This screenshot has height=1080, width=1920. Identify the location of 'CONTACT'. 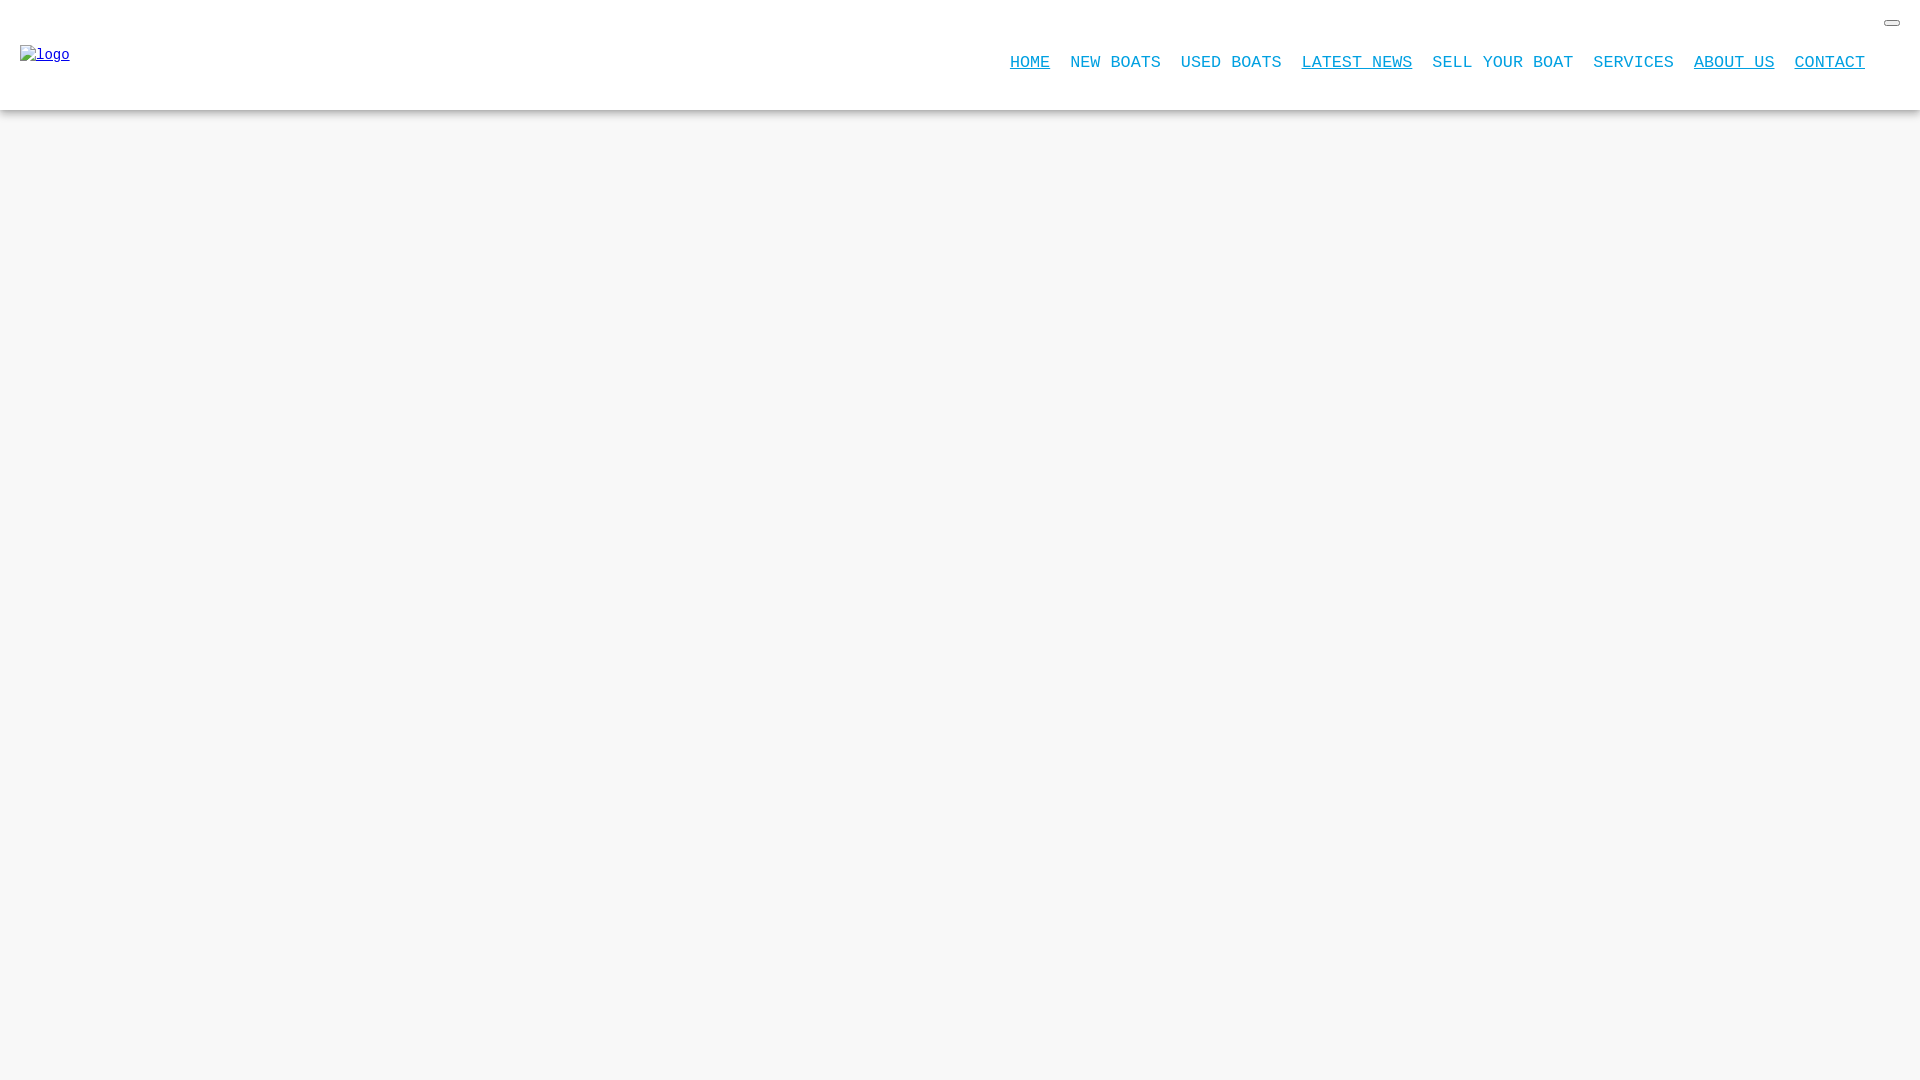
(1794, 61).